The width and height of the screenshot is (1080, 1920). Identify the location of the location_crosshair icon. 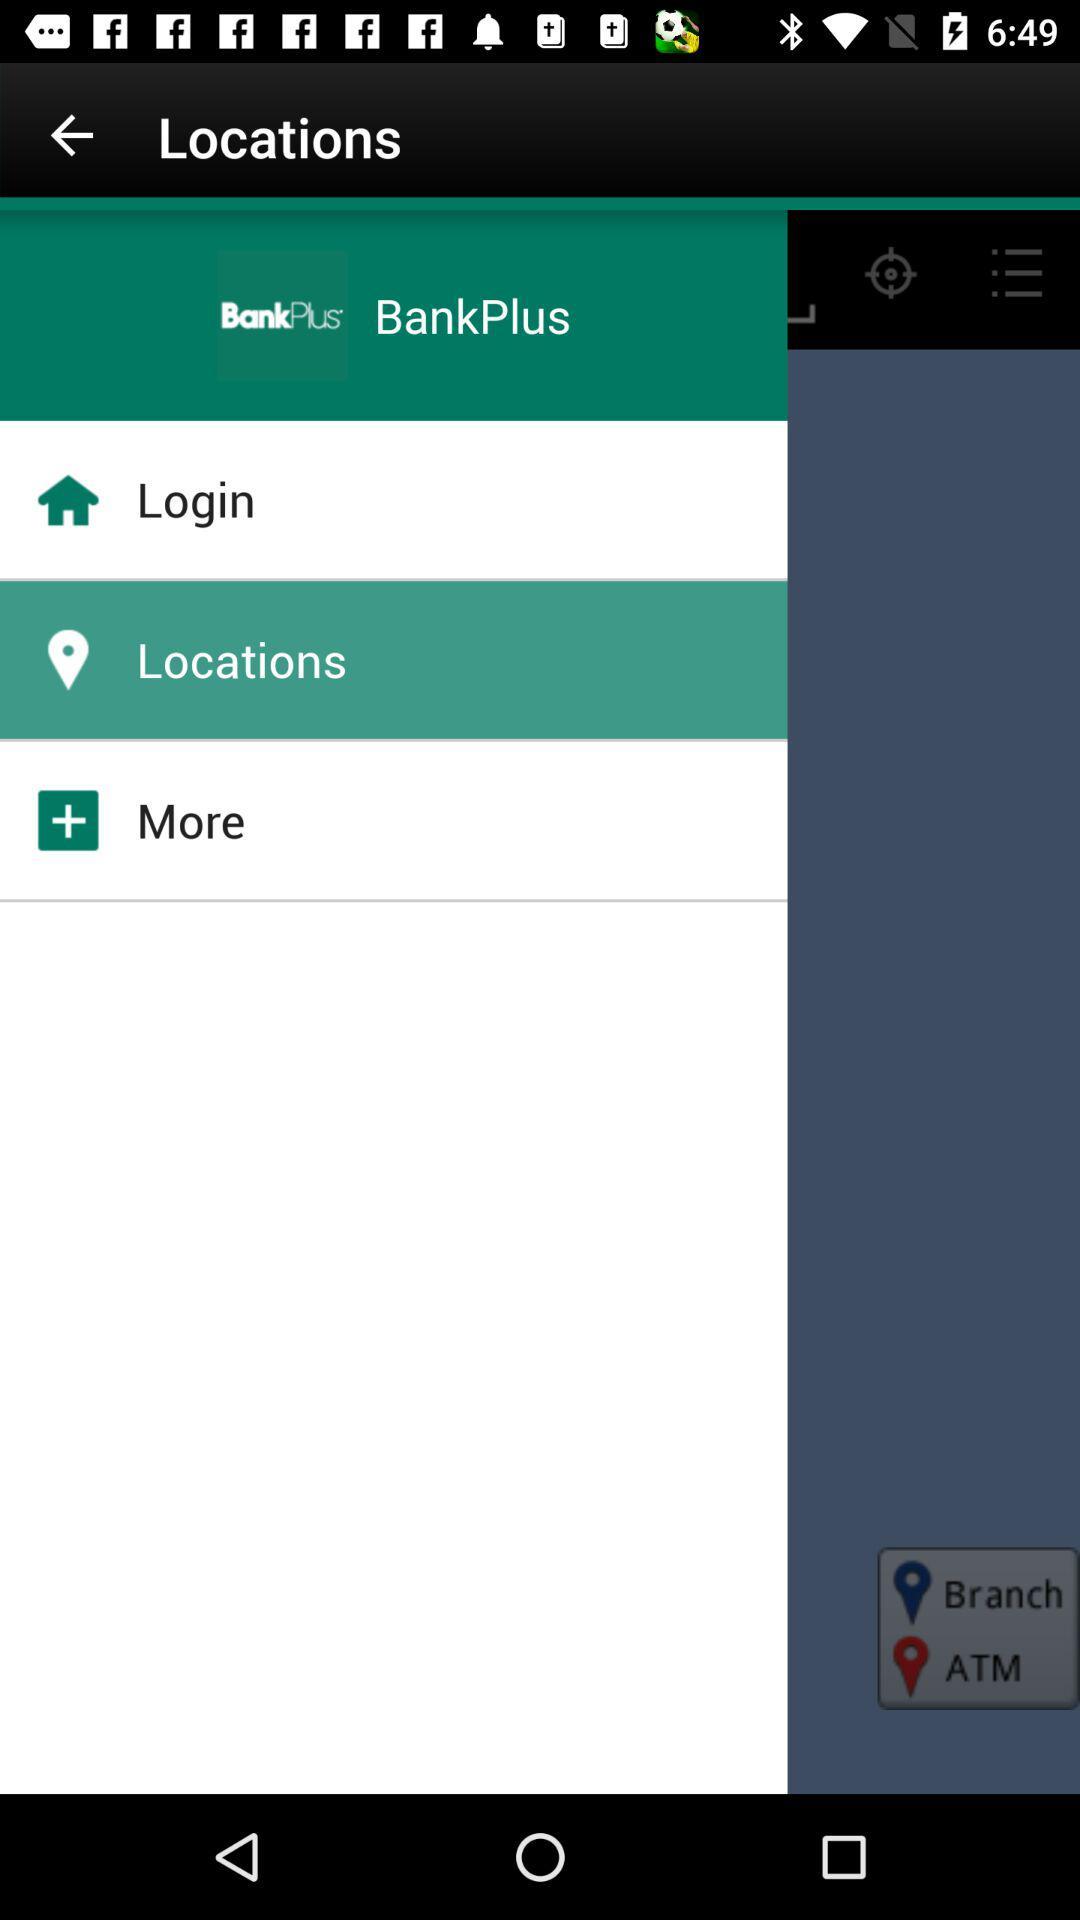
(890, 272).